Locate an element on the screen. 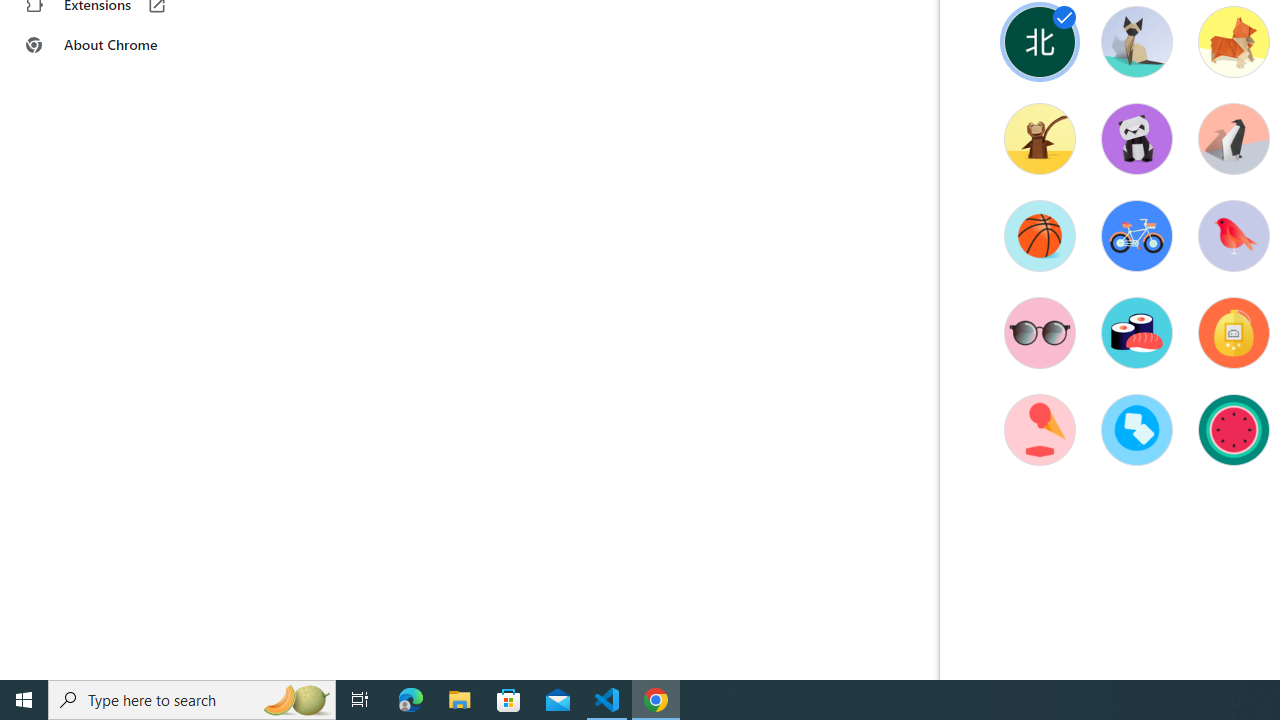  'Task View' is located at coordinates (359, 698).